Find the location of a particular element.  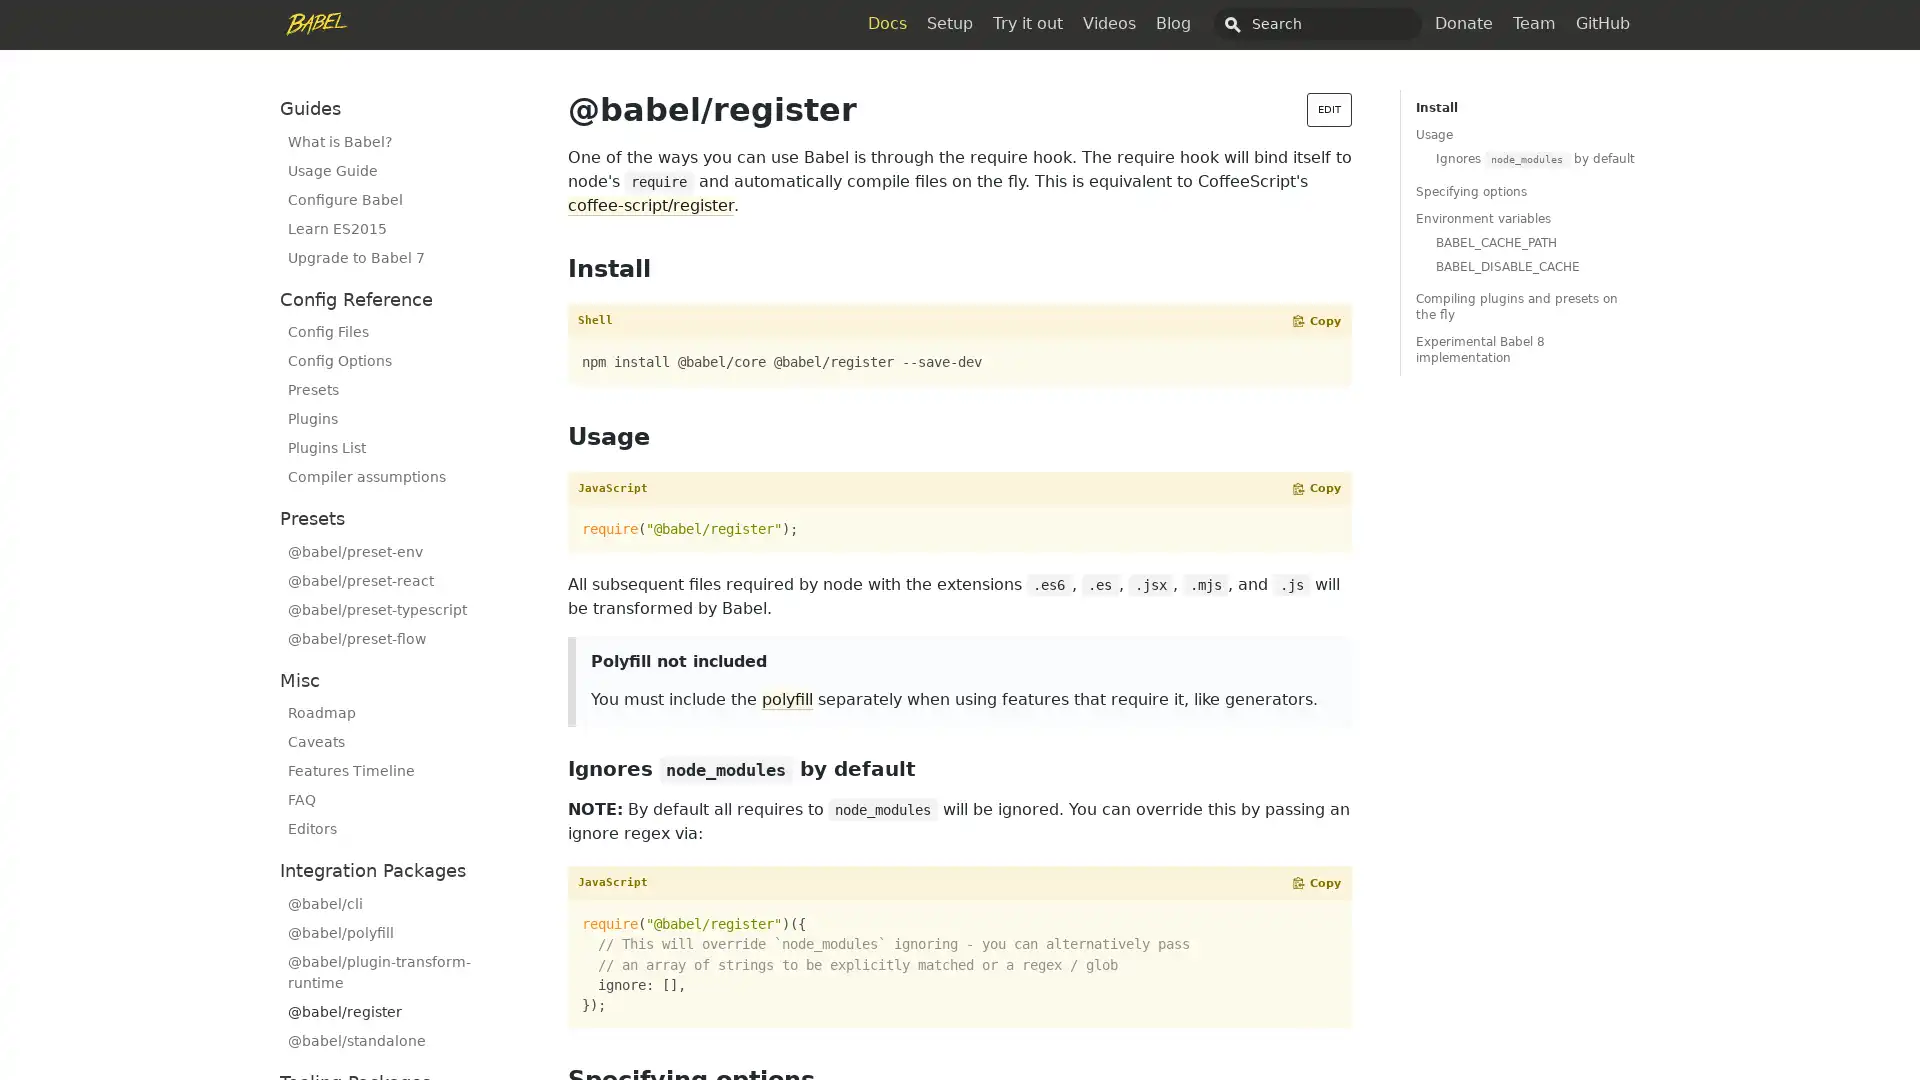

Copy code to clipboard is located at coordinates (1316, 488).